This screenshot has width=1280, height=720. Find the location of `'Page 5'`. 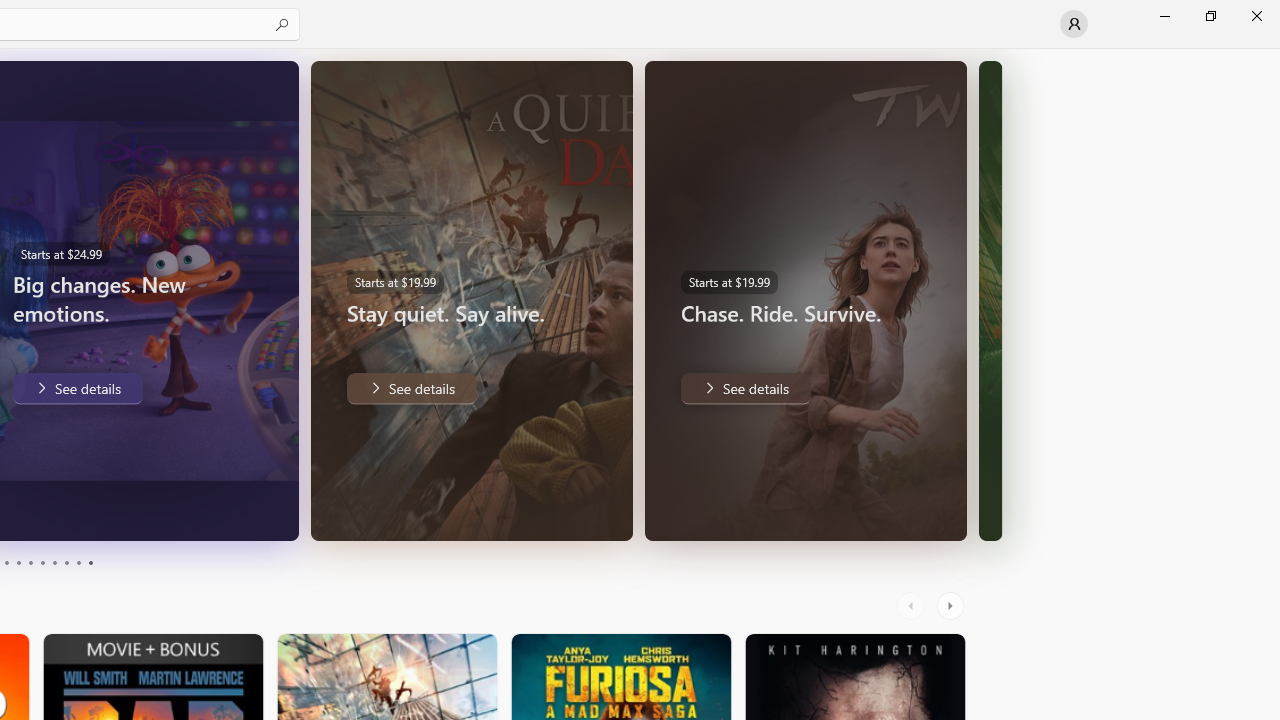

'Page 5' is located at coordinates (30, 563).